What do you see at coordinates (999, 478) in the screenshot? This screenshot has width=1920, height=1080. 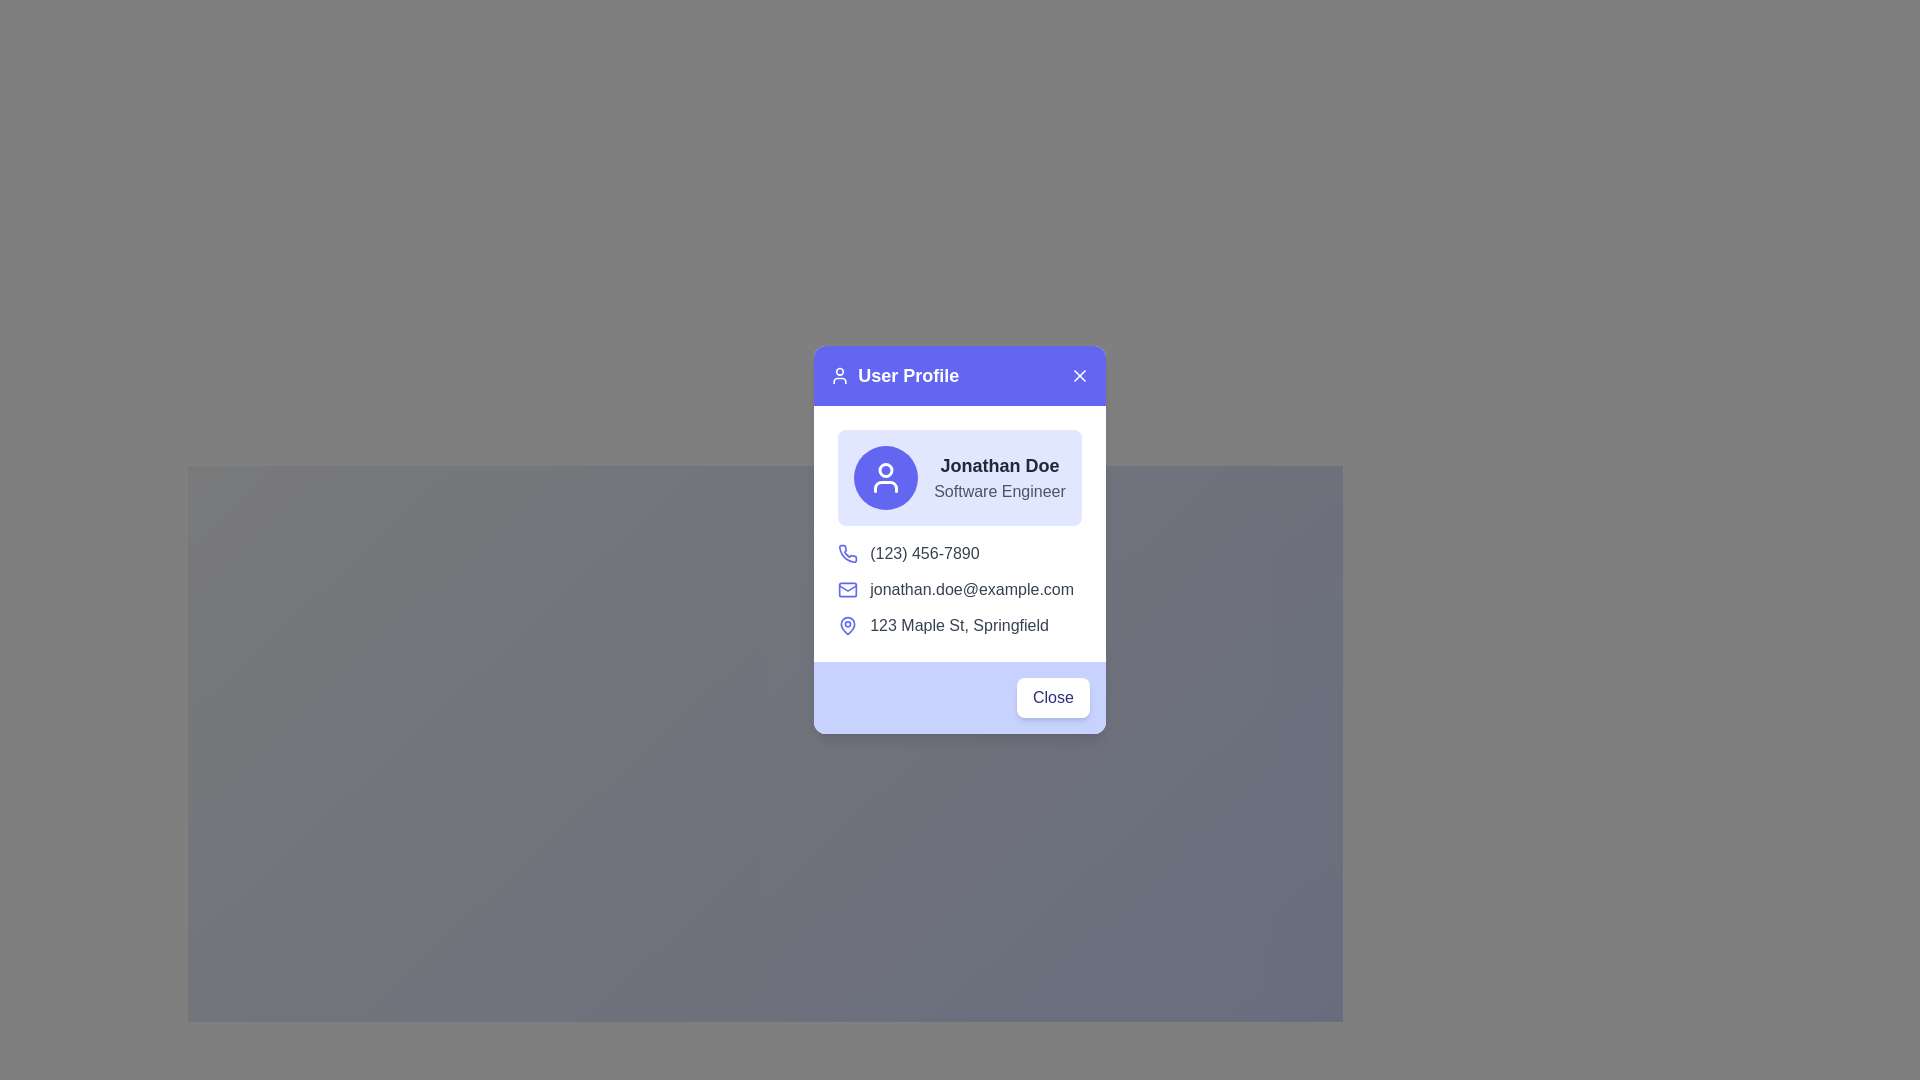 I see `the text block that displays 'Jonathan Doe' and 'Software Engineer' within the user profile card` at bounding box center [999, 478].